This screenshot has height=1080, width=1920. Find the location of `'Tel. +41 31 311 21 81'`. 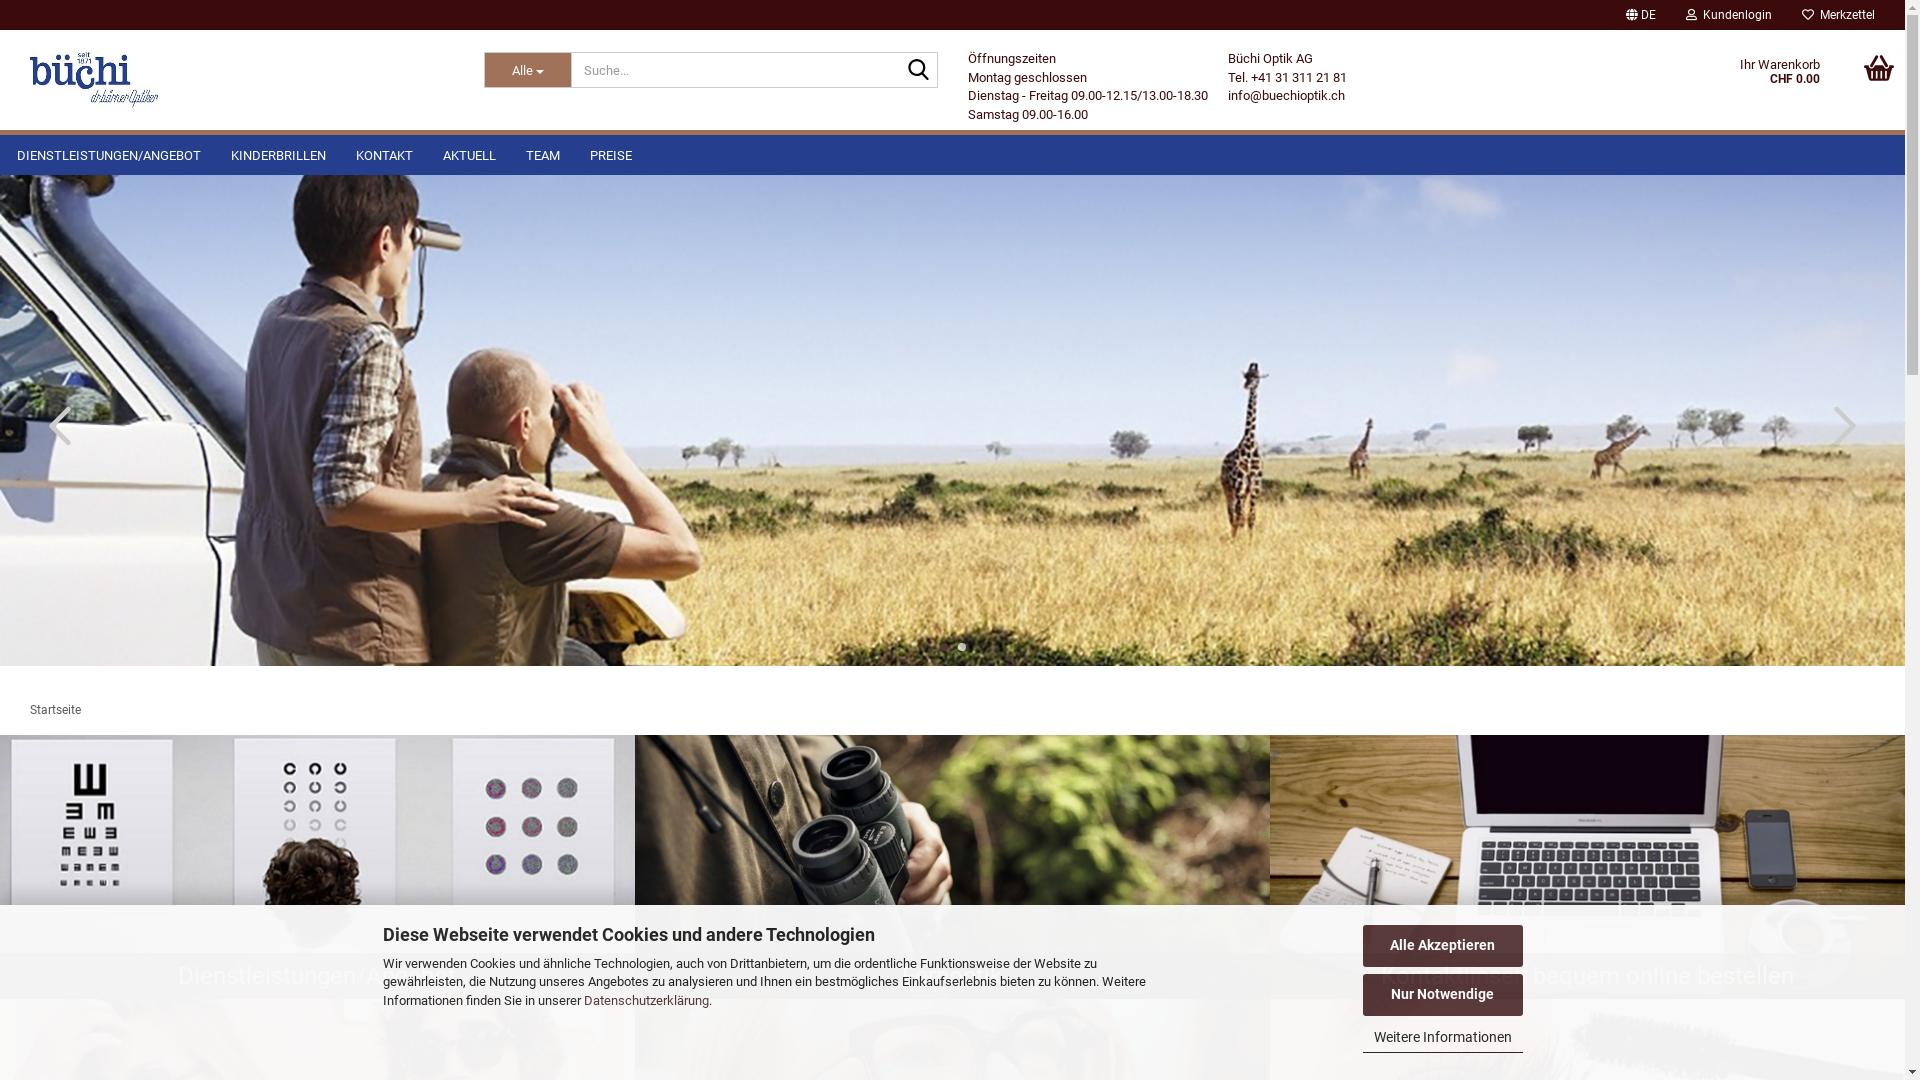

'Tel. +41 31 311 21 81' is located at coordinates (1227, 76).